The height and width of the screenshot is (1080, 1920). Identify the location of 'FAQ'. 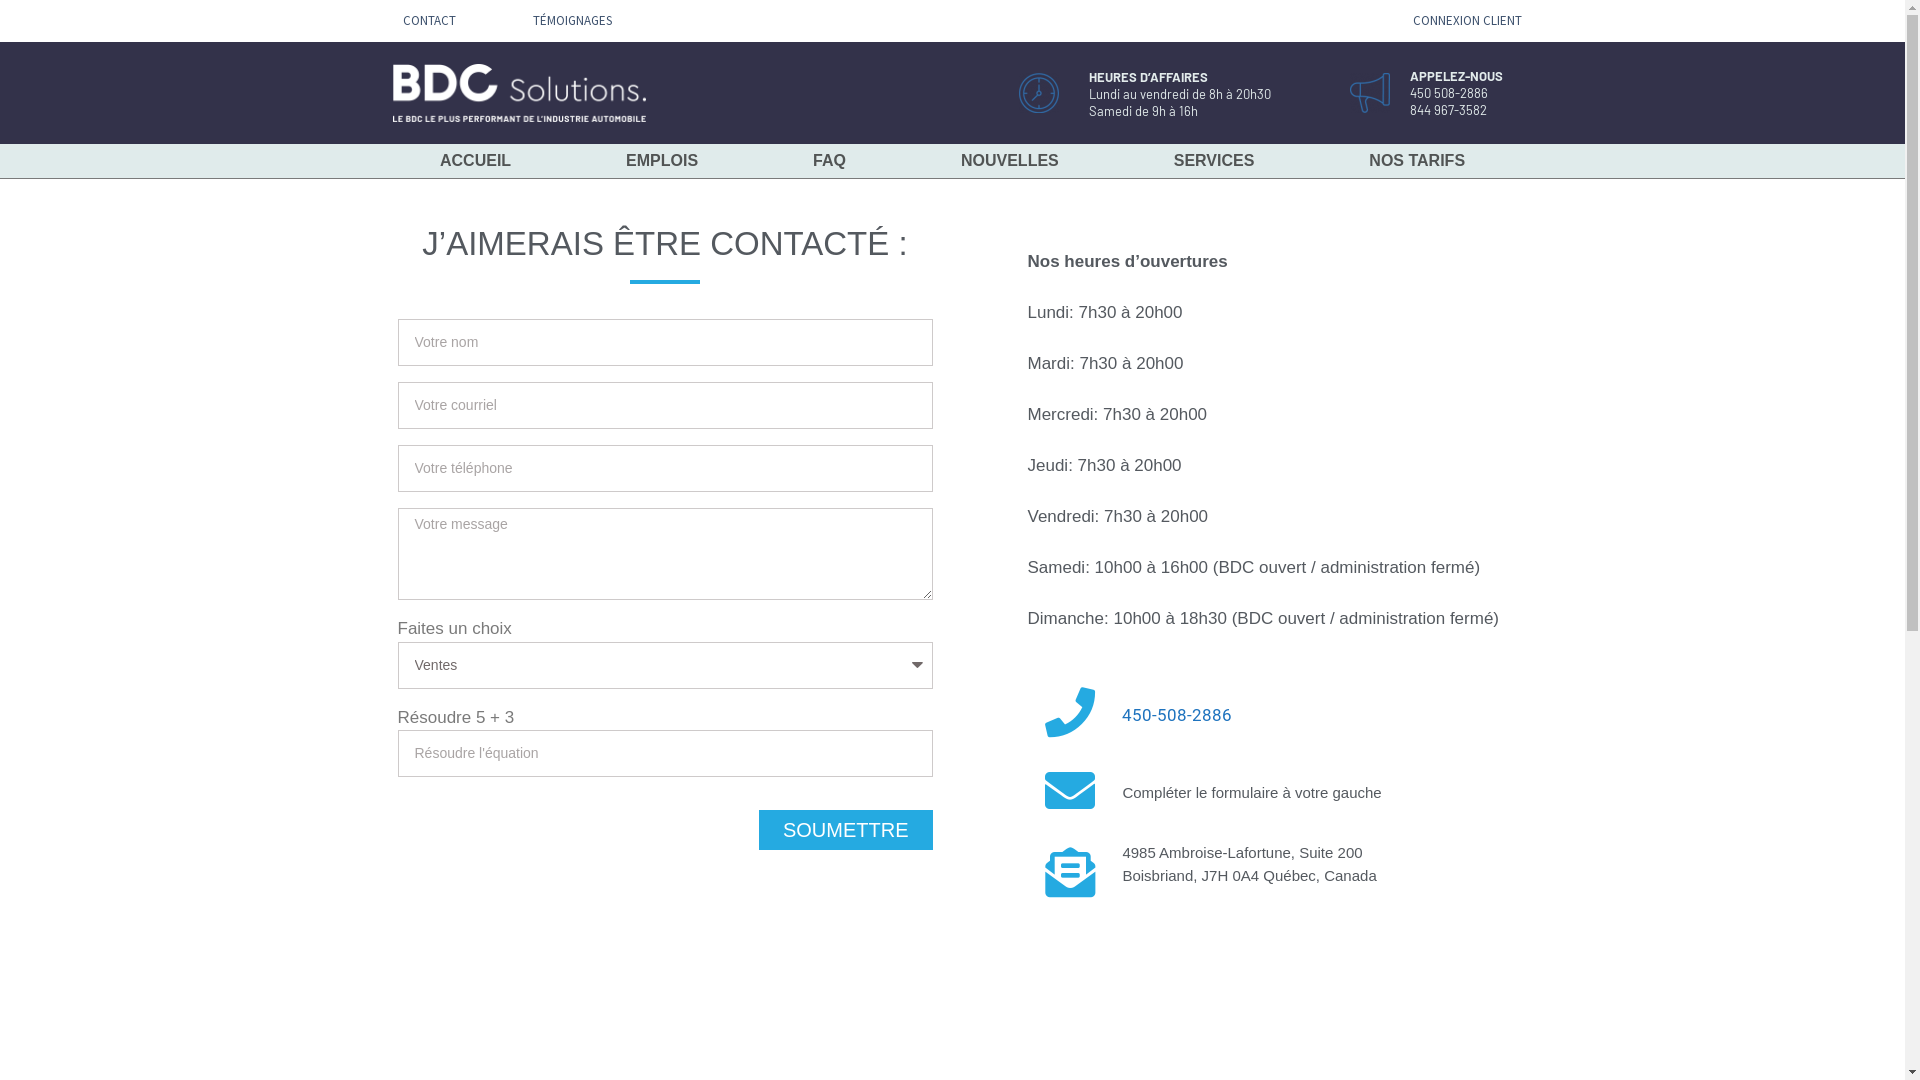
(830, 160).